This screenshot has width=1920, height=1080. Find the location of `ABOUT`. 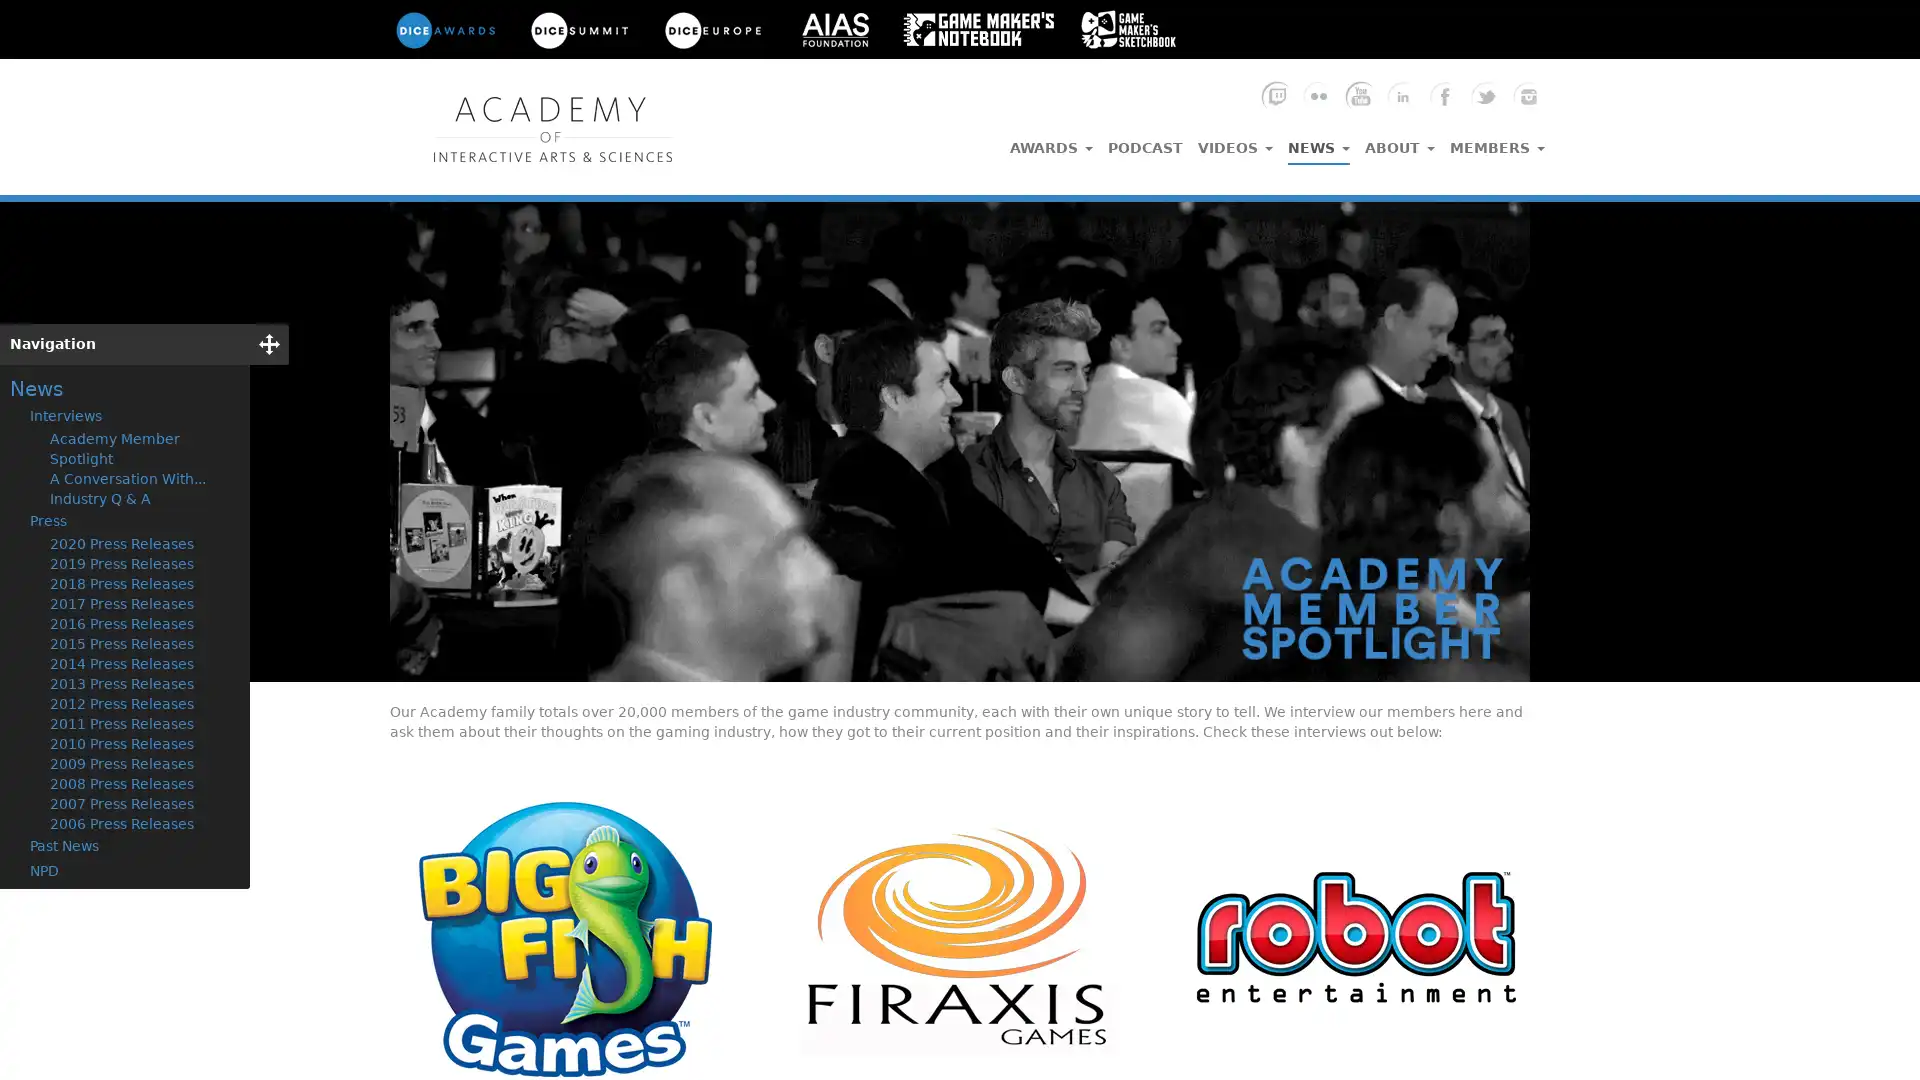

ABOUT is located at coordinates (1399, 141).